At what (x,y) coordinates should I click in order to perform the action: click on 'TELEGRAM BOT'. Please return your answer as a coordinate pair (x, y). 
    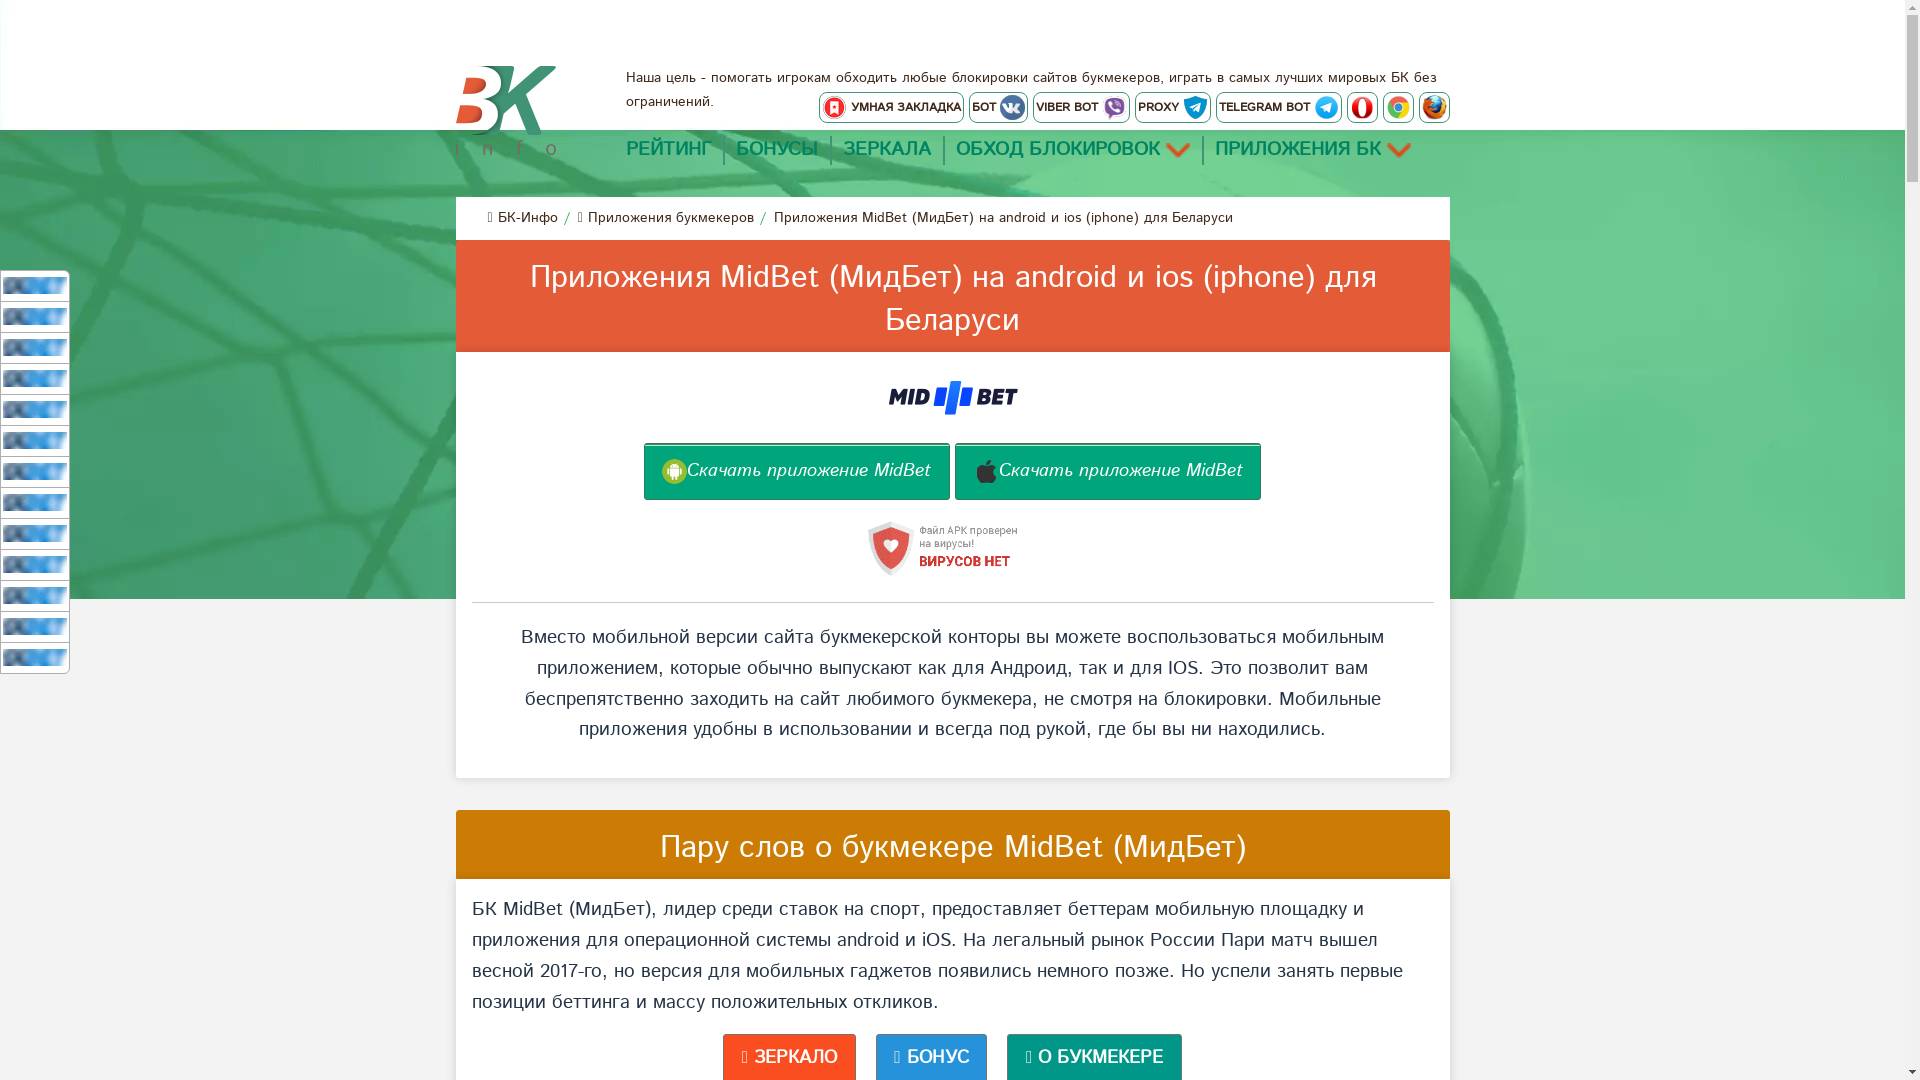
    Looking at the image, I should click on (1277, 107).